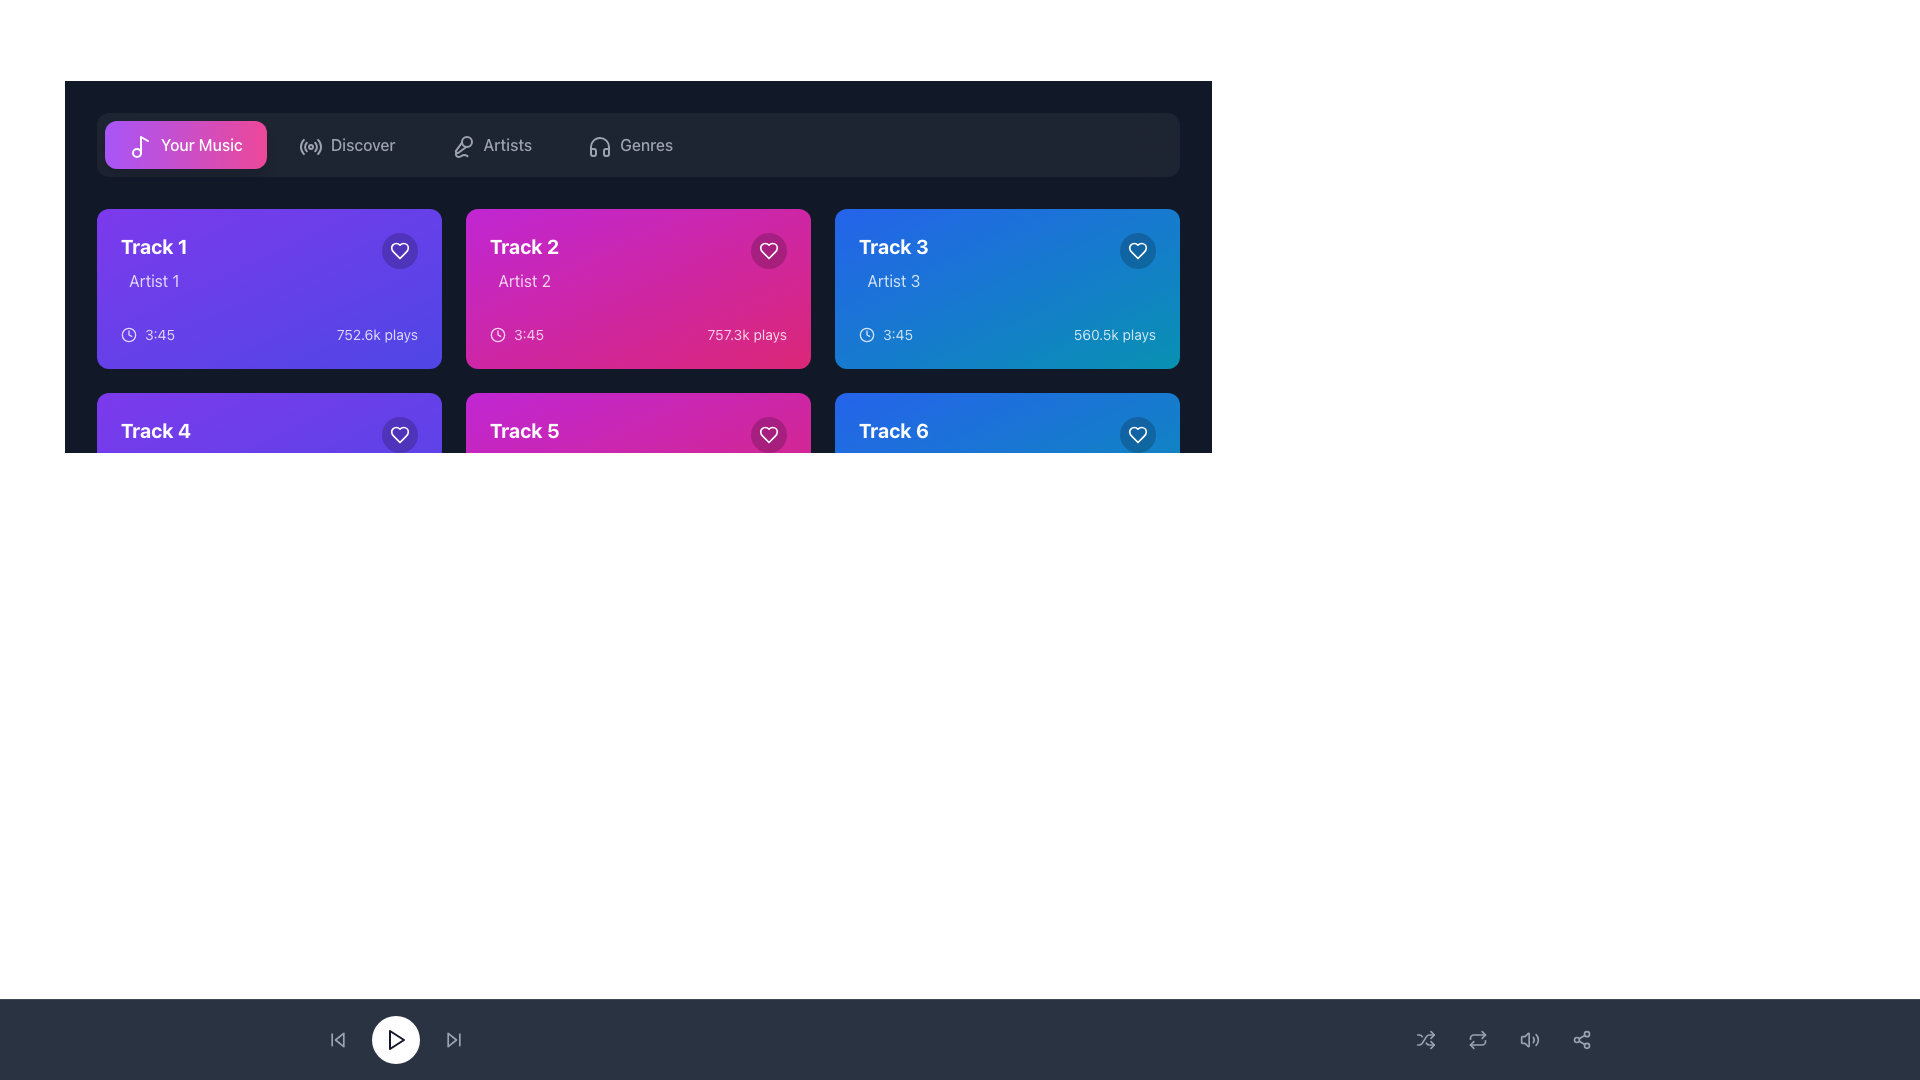 This screenshot has height=1080, width=1920. Describe the element at coordinates (1424, 1039) in the screenshot. I see `the shuffle button located at the bottom-right corner of the interface` at that location.